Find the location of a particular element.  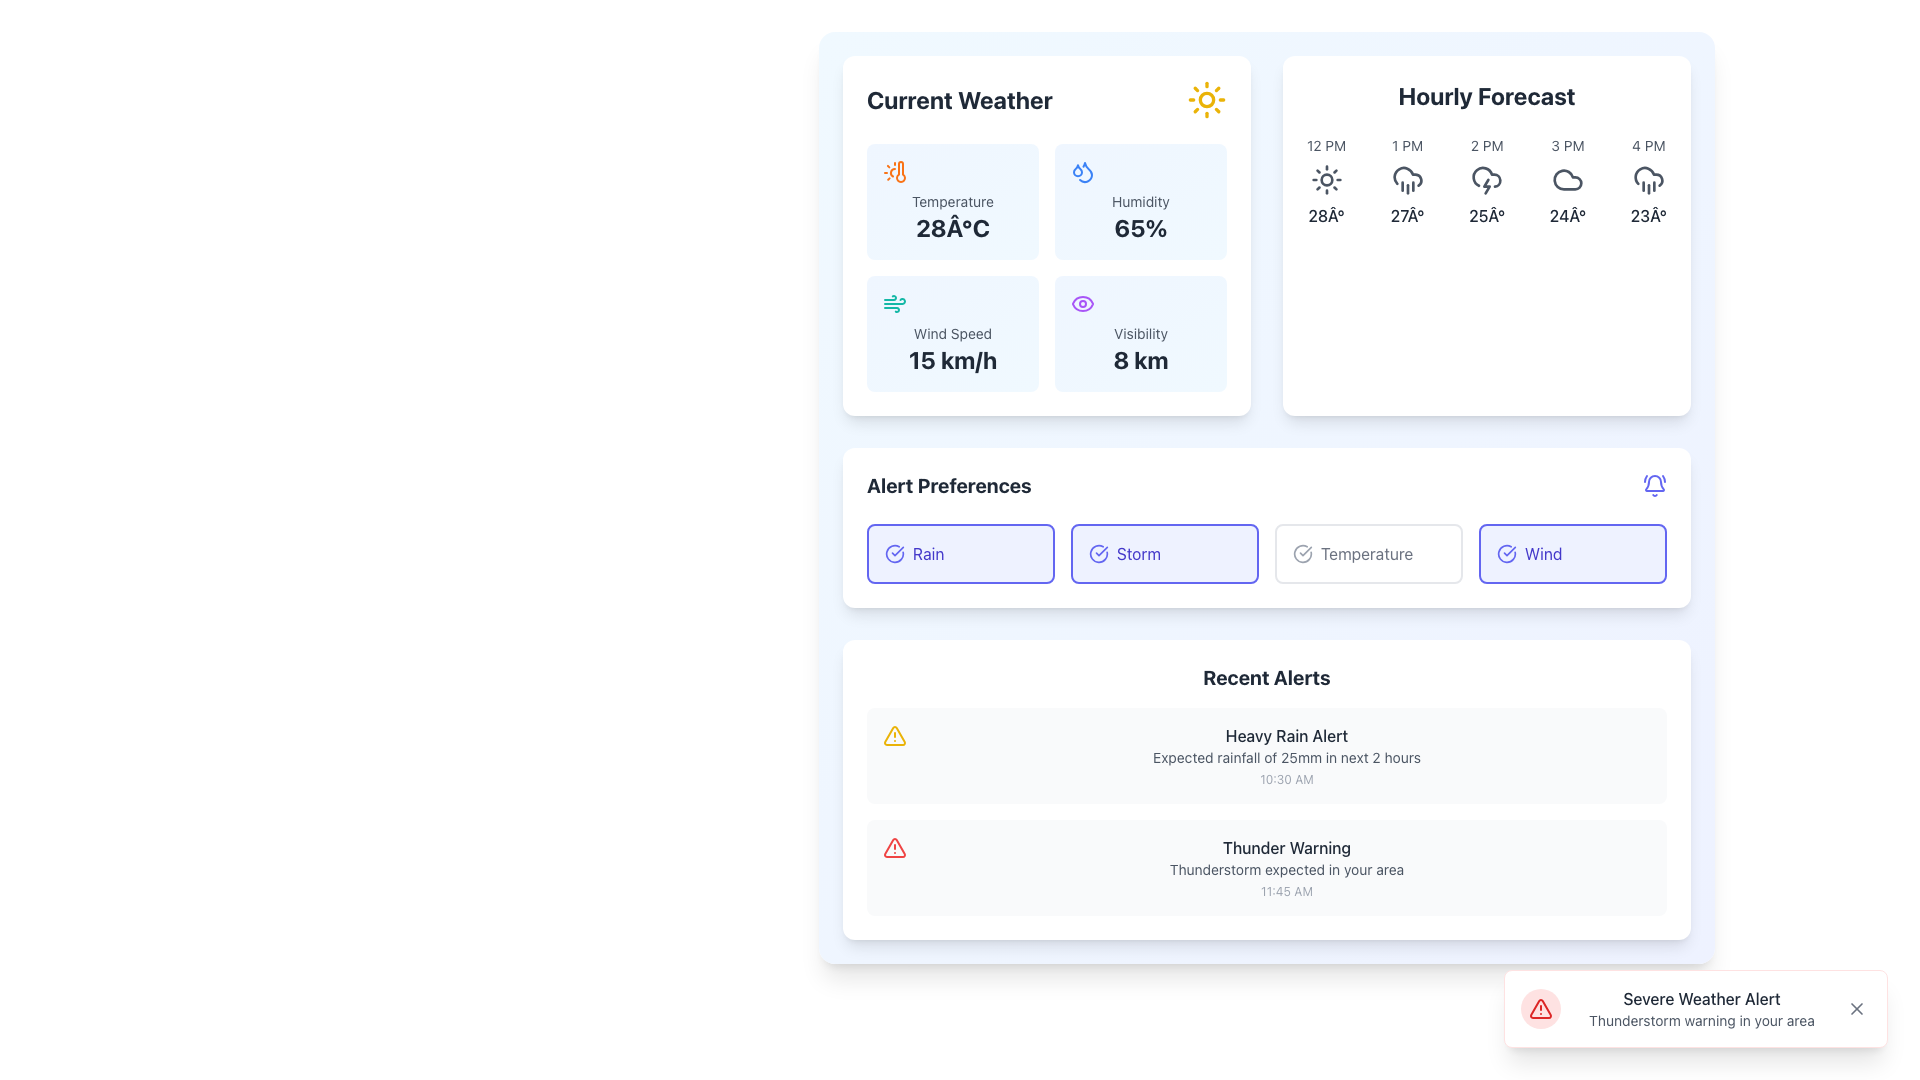

the informational label for the visibility metric located in the bottom-right box of the 'Current Weather' panel, which displays the context for the visibility value ('8 km') below it is located at coordinates (1141, 333).